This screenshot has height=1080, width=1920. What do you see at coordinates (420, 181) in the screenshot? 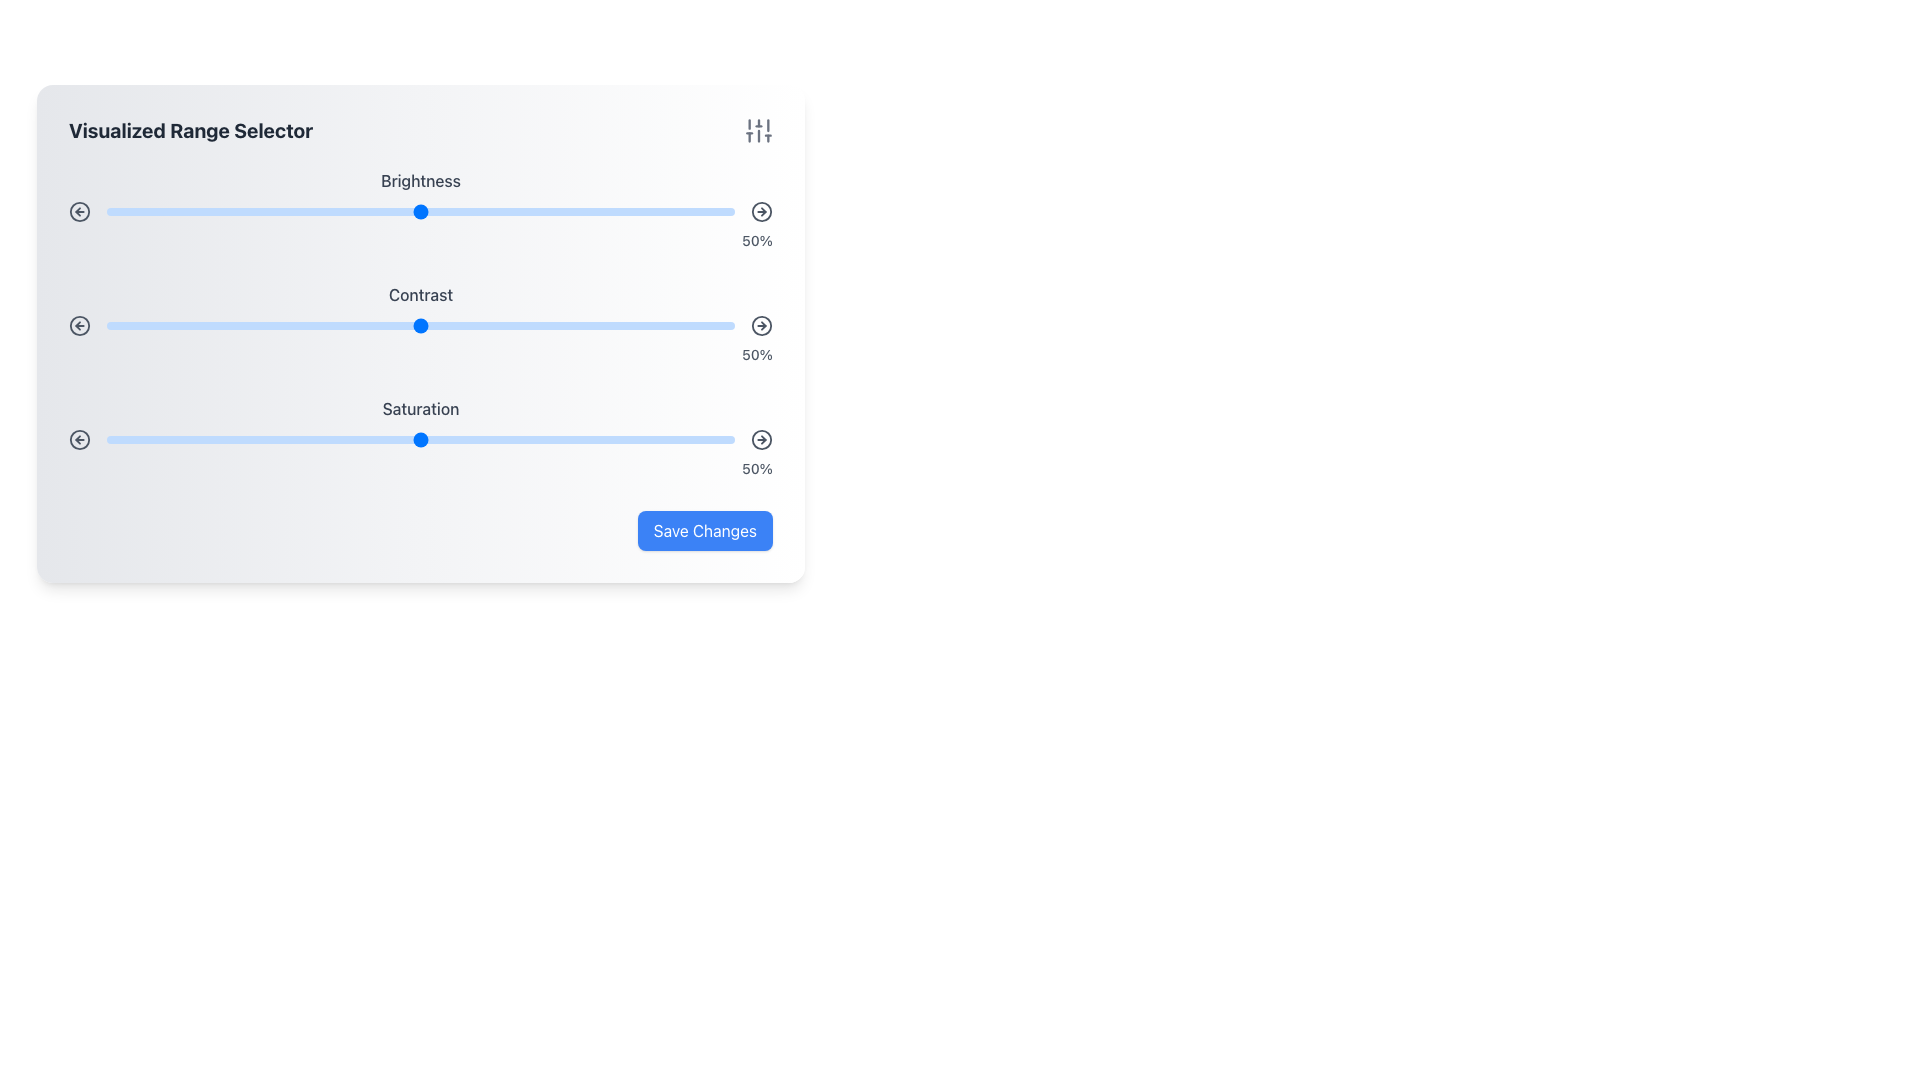
I see `the 'Brightness' text label, which is styled with medium font weight and gray color, located at the top of the brightness adjustment controls` at bounding box center [420, 181].